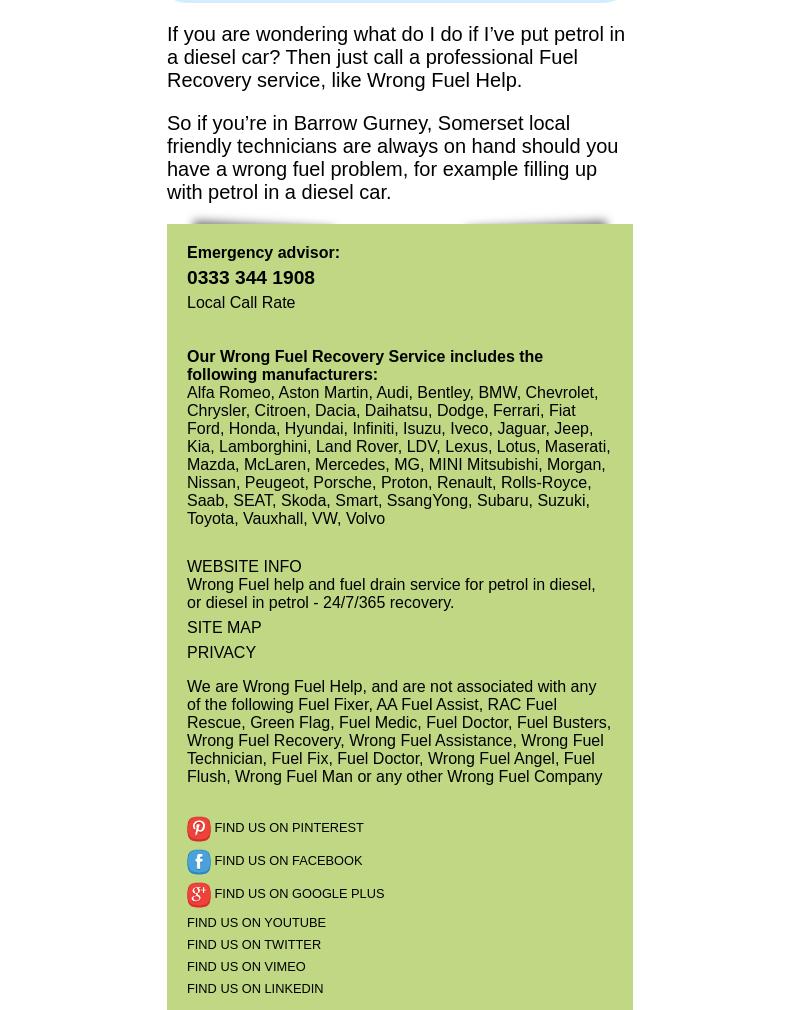 The image size is (800, 1010). I want to click on 'We are Wrong Fuel Help, and are not associated with any of the following Fuel Fixer, AA Fuel Assist, RAC Fuel Rescue, Green Flag, Fuel Medic, Fuel Doctor, Fuel Busters, Wrong Fuel Recovery, Wrong Fuel Assistance, Wrong Fuel Technician, Fuel Fix, Fuel Doctor, Wrong Fuel Angel, Fuel Flush, Wrong Fuel Man or any other Wrong Fuel Company', so click(398, 729).